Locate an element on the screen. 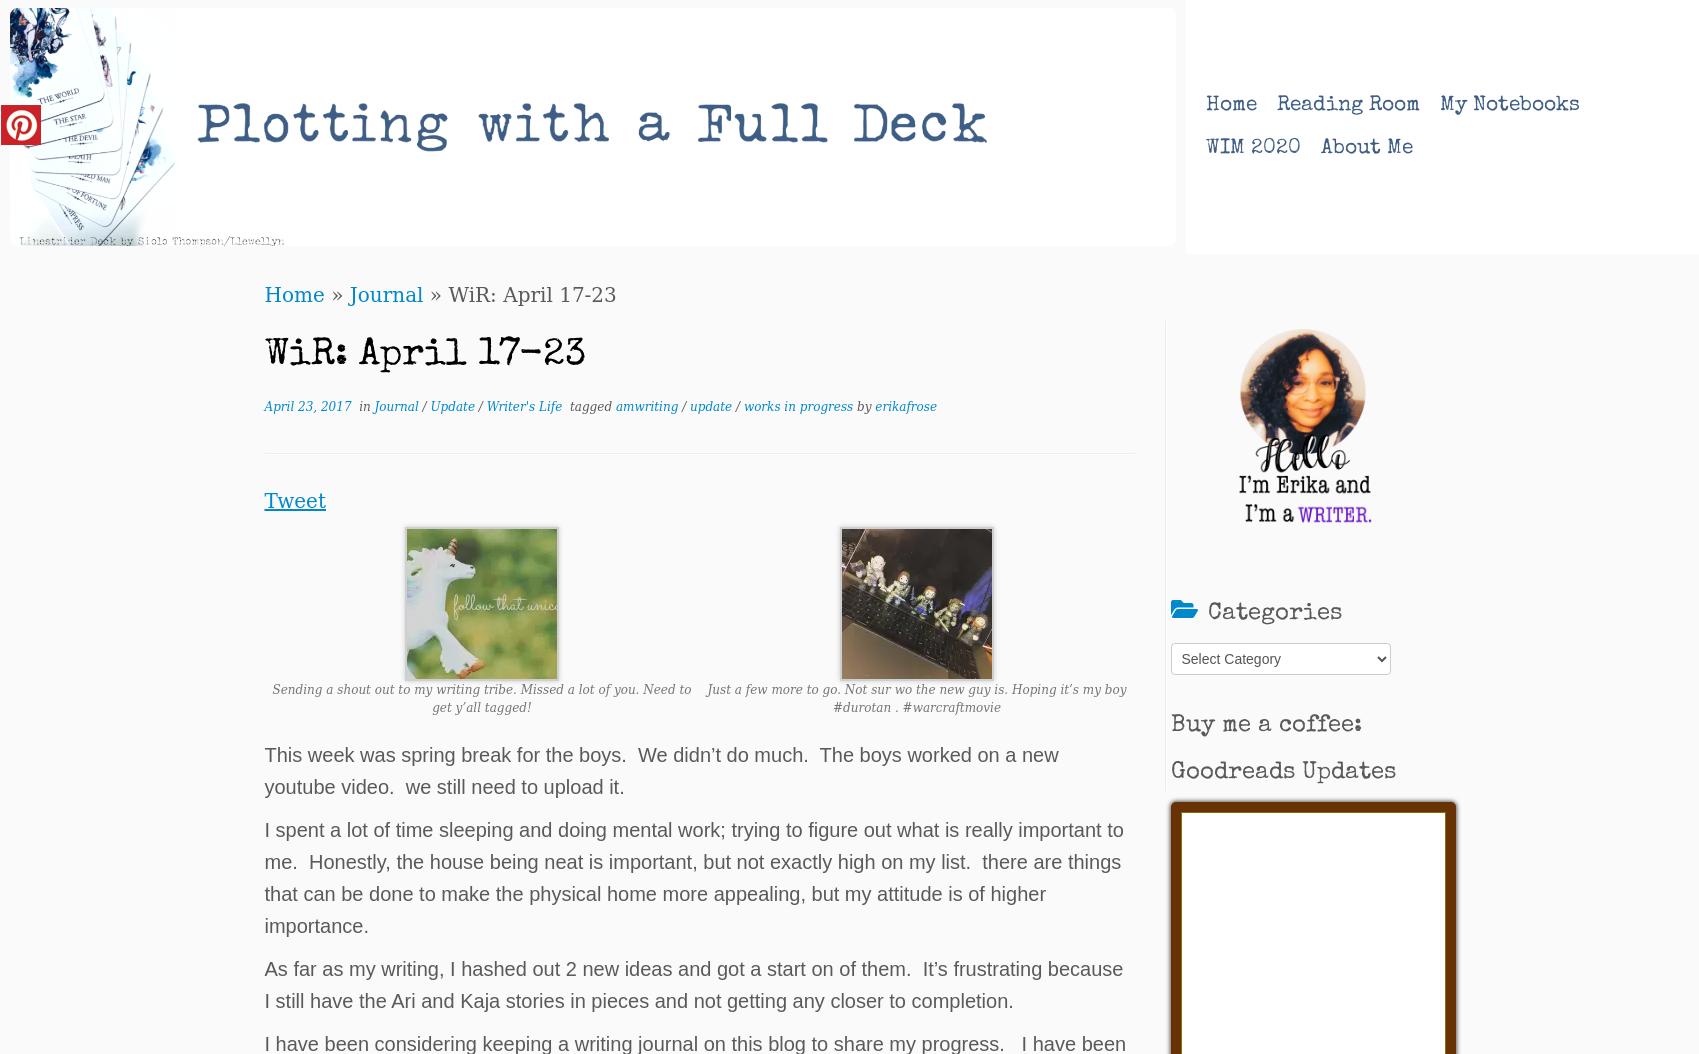 The image size is (1699, 1054). 'update' is located at coordinates (712, 405).